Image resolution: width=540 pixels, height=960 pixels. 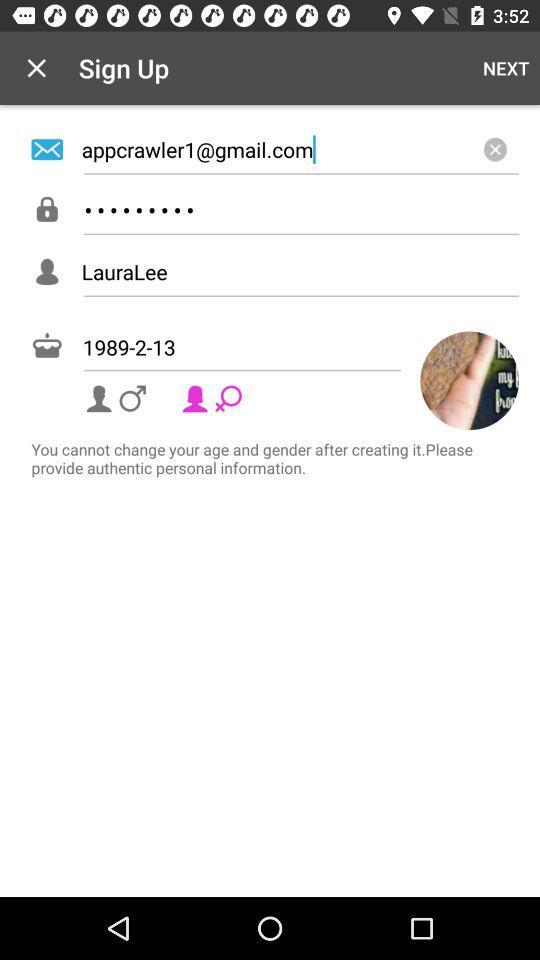 What do you see at coordinates (213, 397) in the screenshot?
I see `a female icon which is above 2 line text` at bounding box center [213, 397].